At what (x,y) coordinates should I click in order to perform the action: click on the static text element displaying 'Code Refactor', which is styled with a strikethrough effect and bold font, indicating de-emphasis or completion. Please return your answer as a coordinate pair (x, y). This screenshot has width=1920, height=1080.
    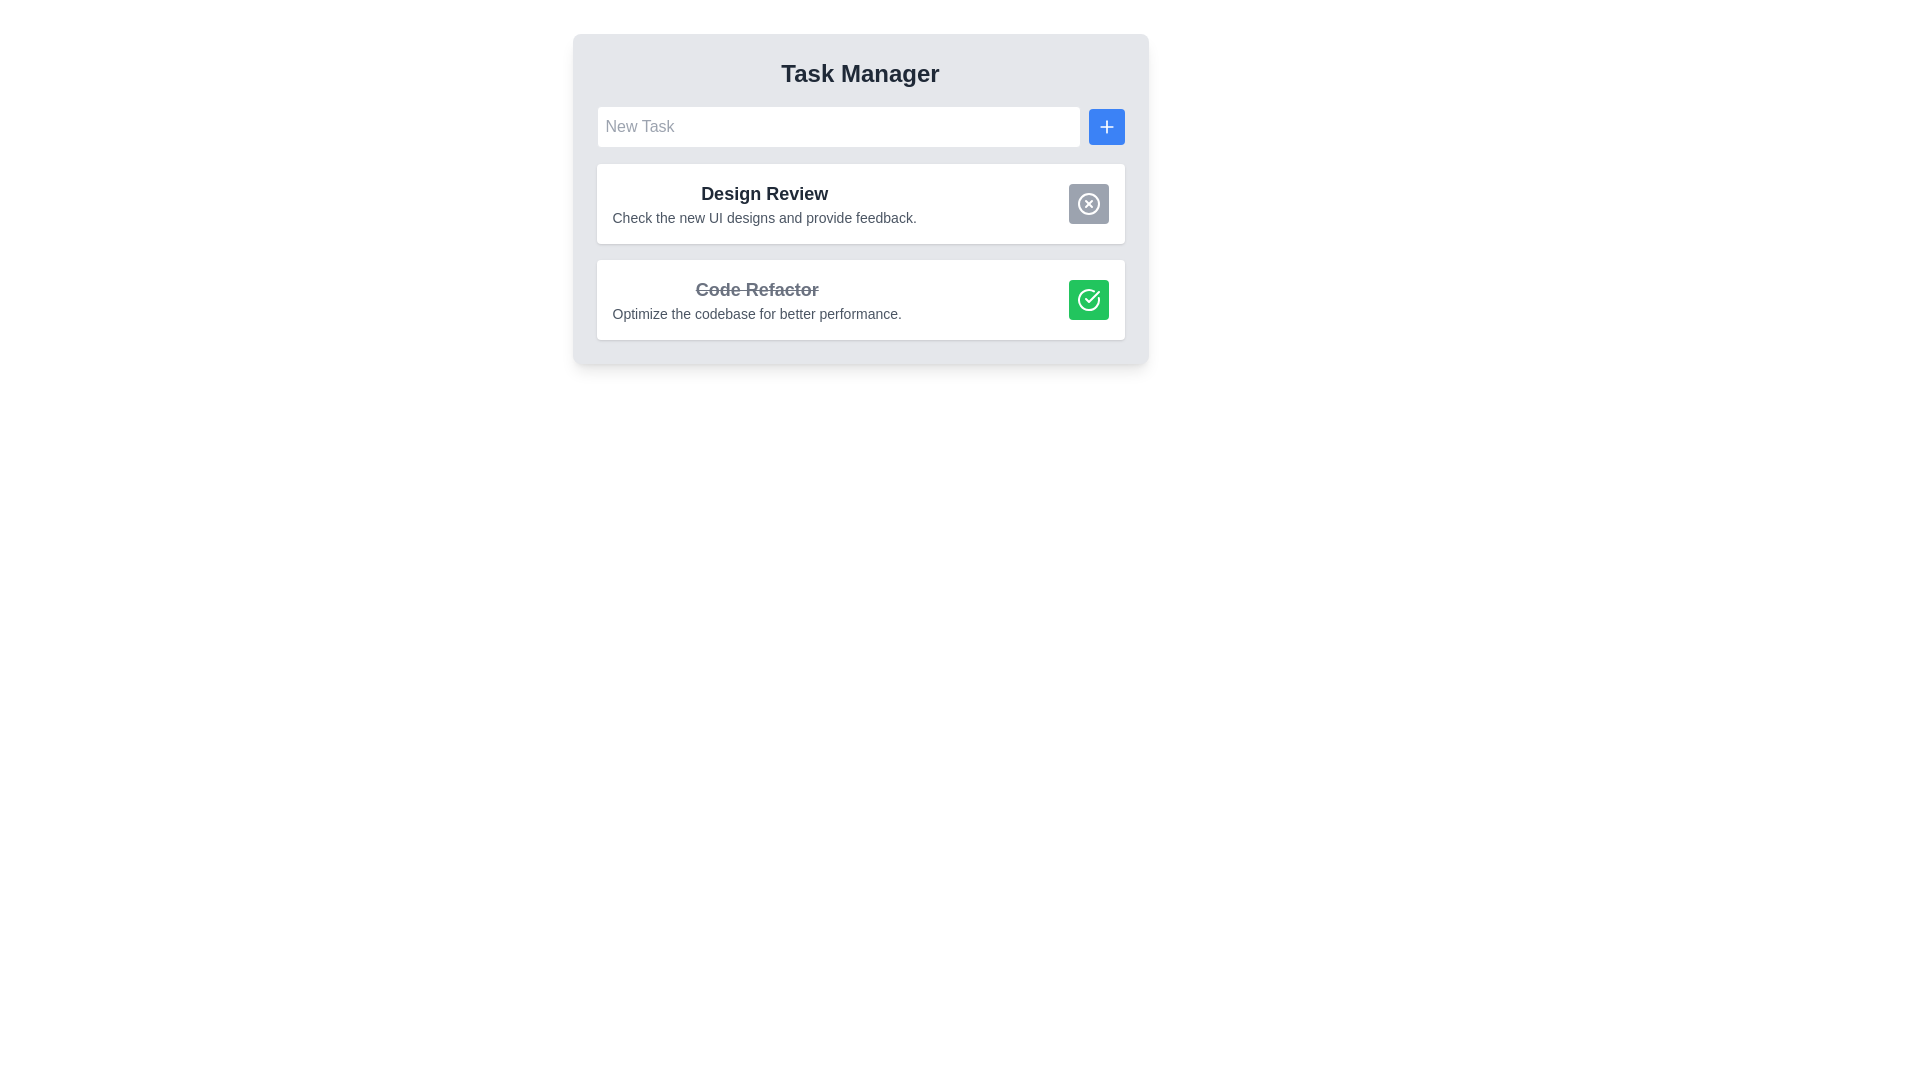
    Looking at the image, I should click on (756, 289).